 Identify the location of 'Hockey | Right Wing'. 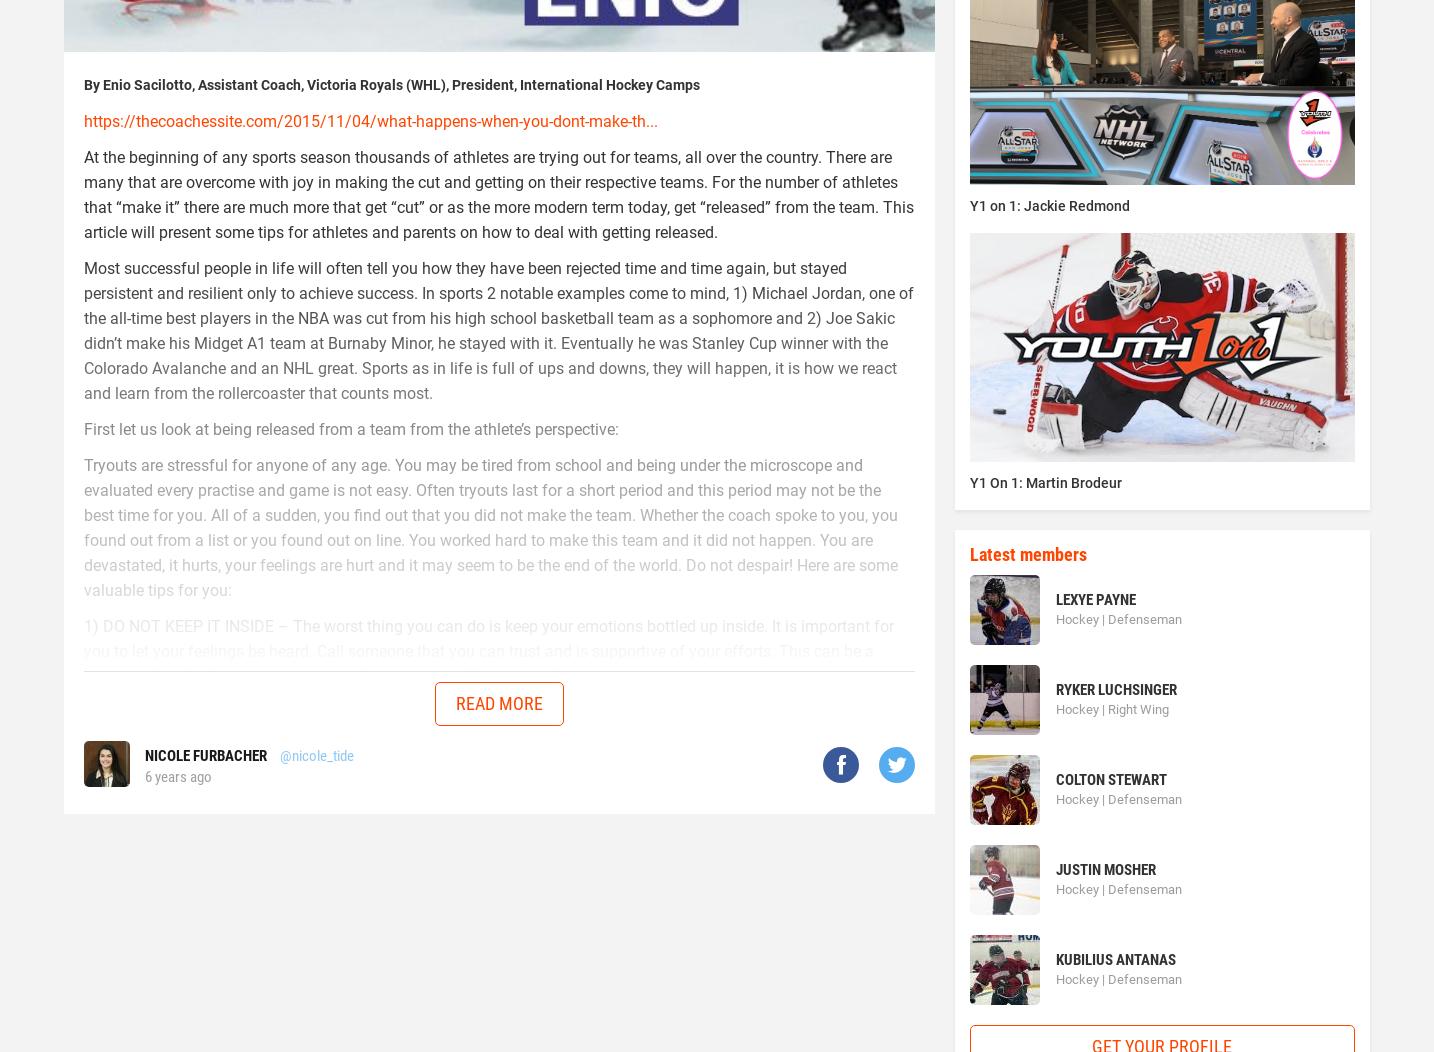
(1111, 709).